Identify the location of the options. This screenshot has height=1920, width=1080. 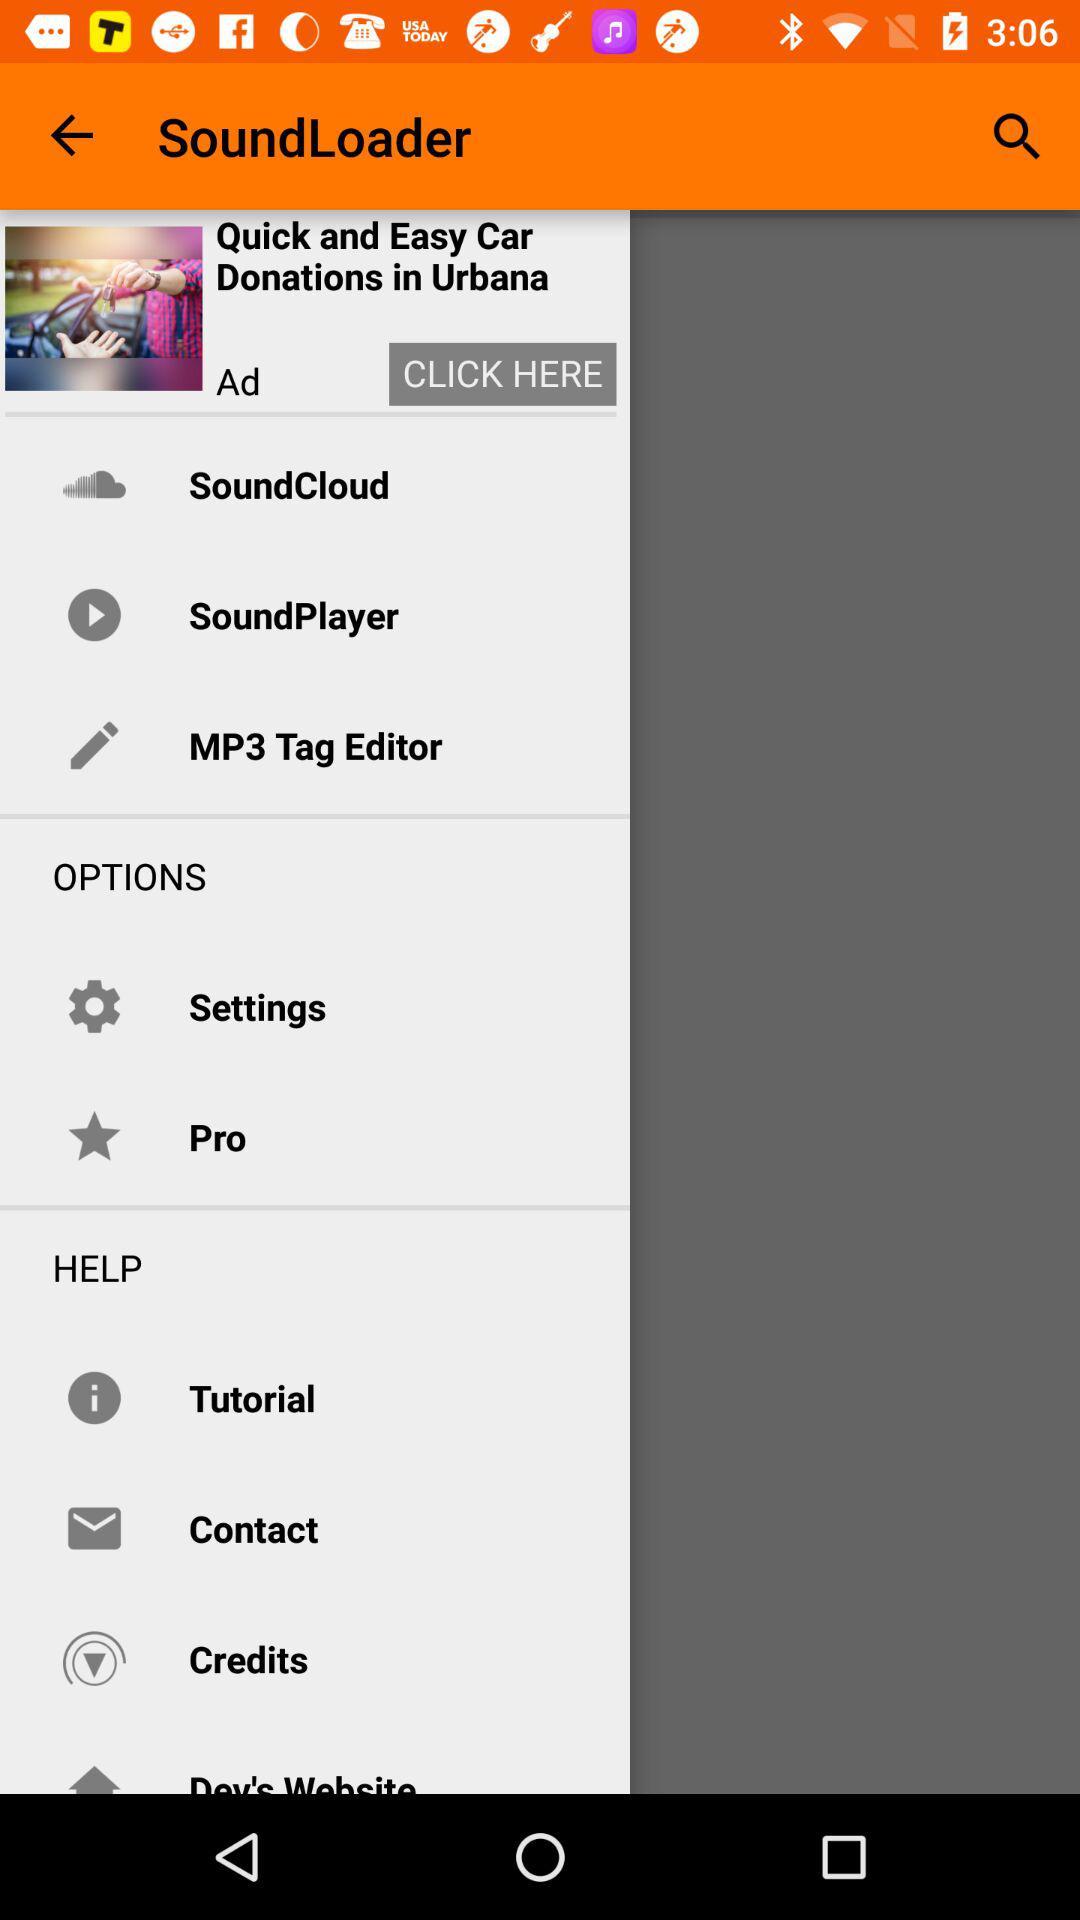
(103, 875).